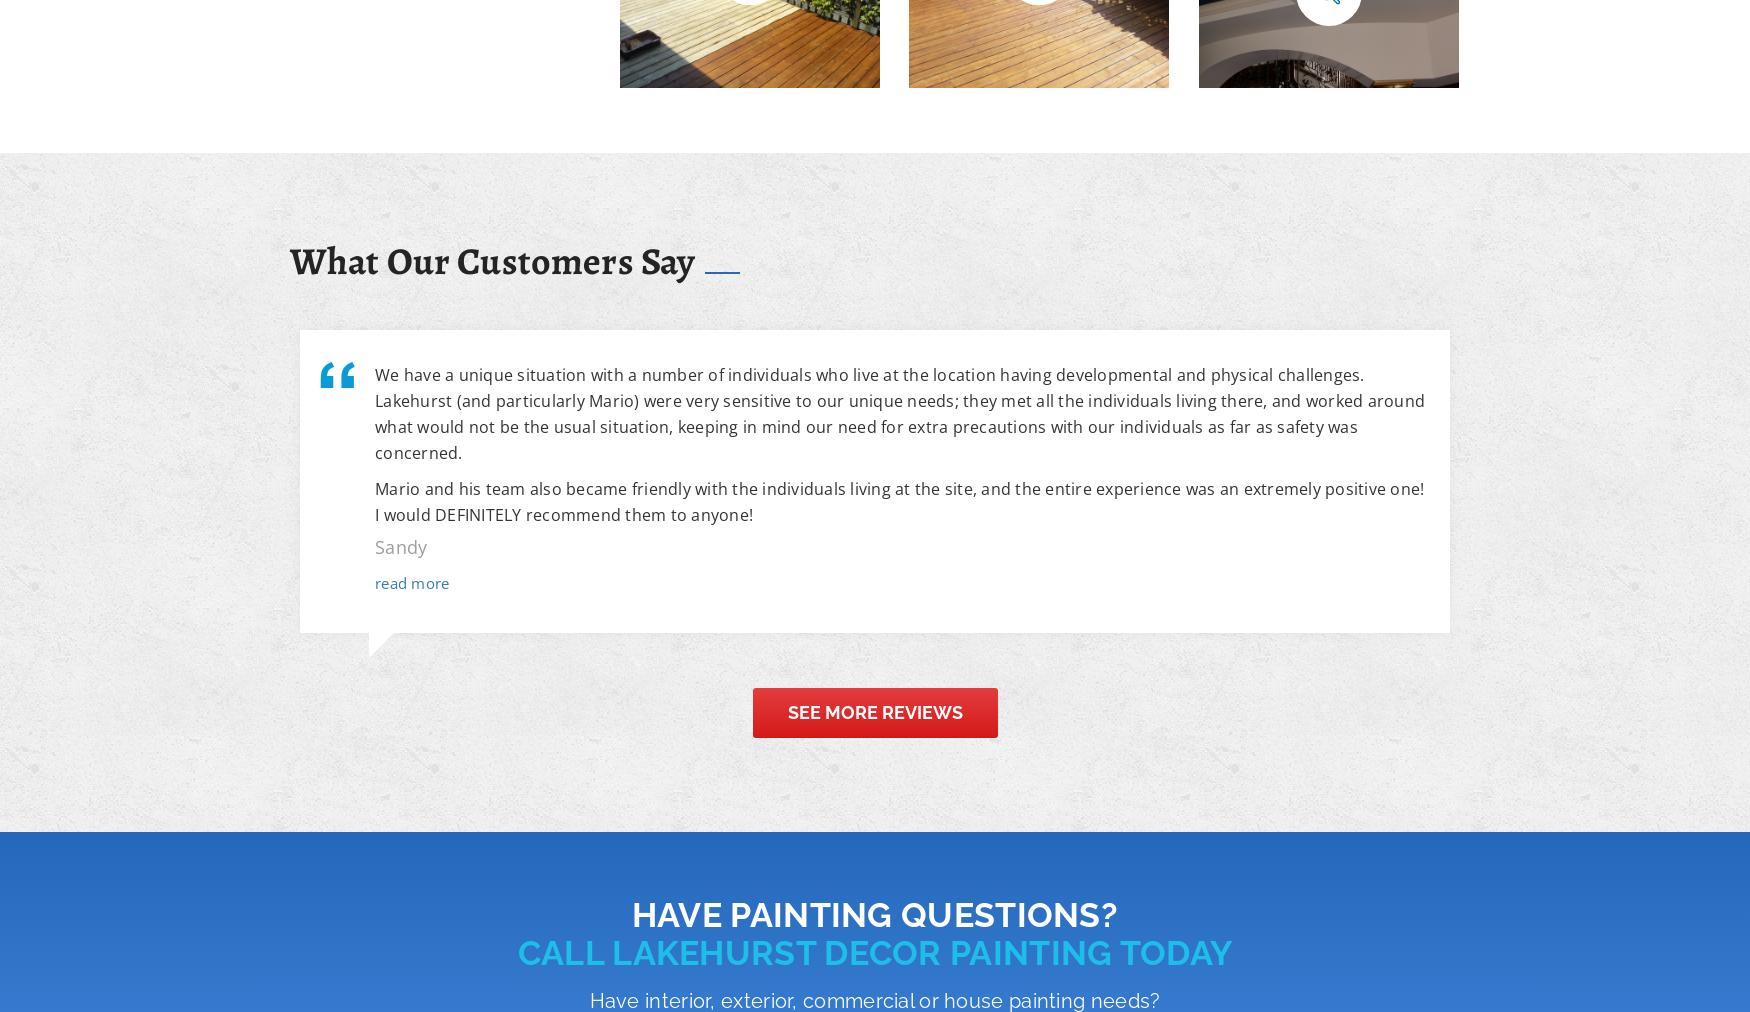 The height and width of the screenshot is (1012, 1750). What do you see at coordinates (898, 501) in the screenshot?
I see `'Mario and his team also became friendly with the individuals living at the site, and the entire experience was an extremely positive one! I would DEFINITELY recommend them to anyone!'` at bounding box center [898, 501].